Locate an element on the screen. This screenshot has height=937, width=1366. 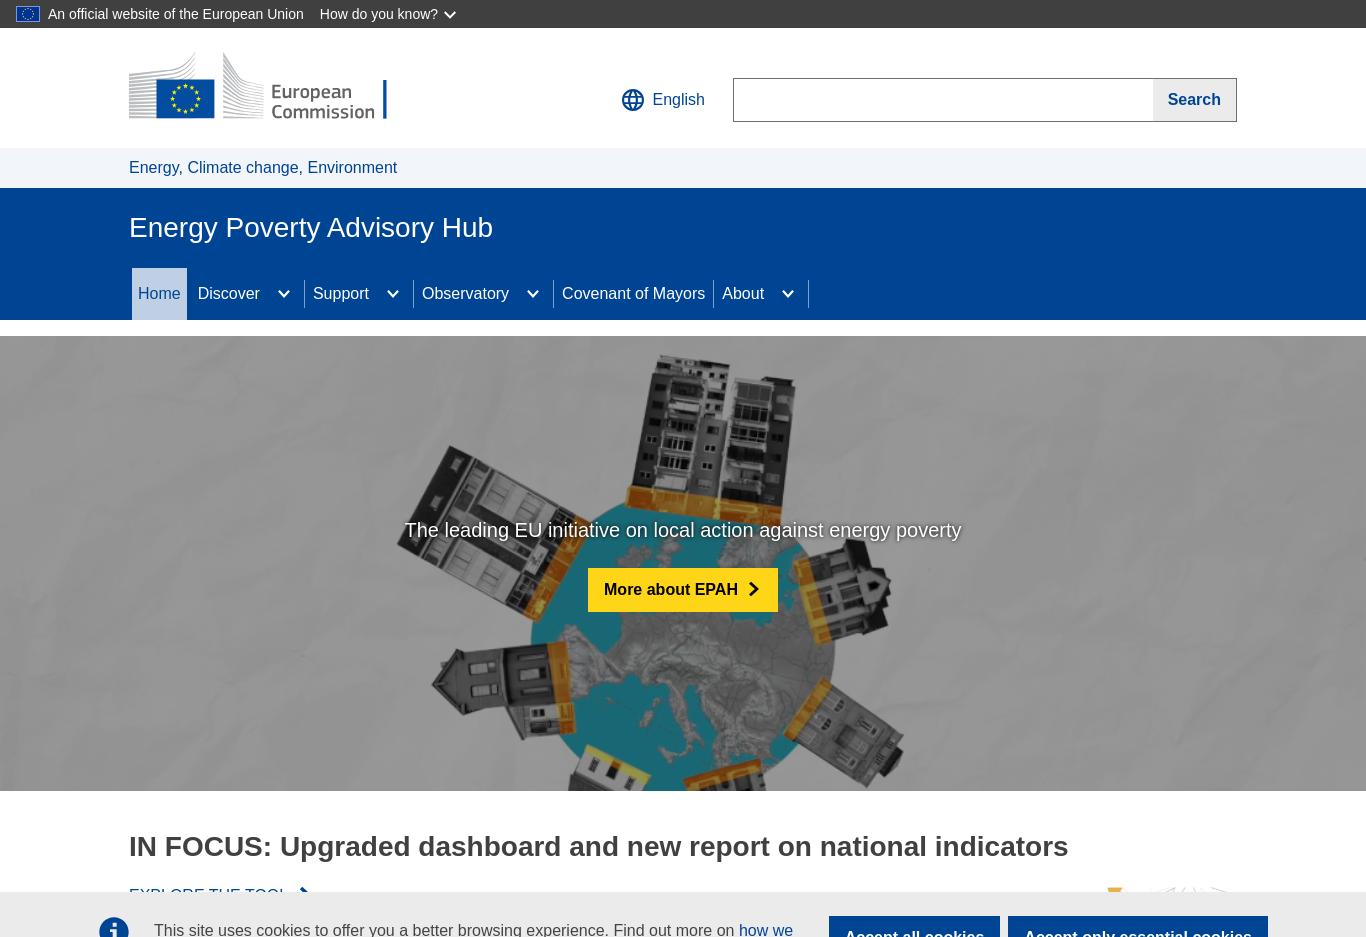
'Home' is located at coordinates (158, 292).